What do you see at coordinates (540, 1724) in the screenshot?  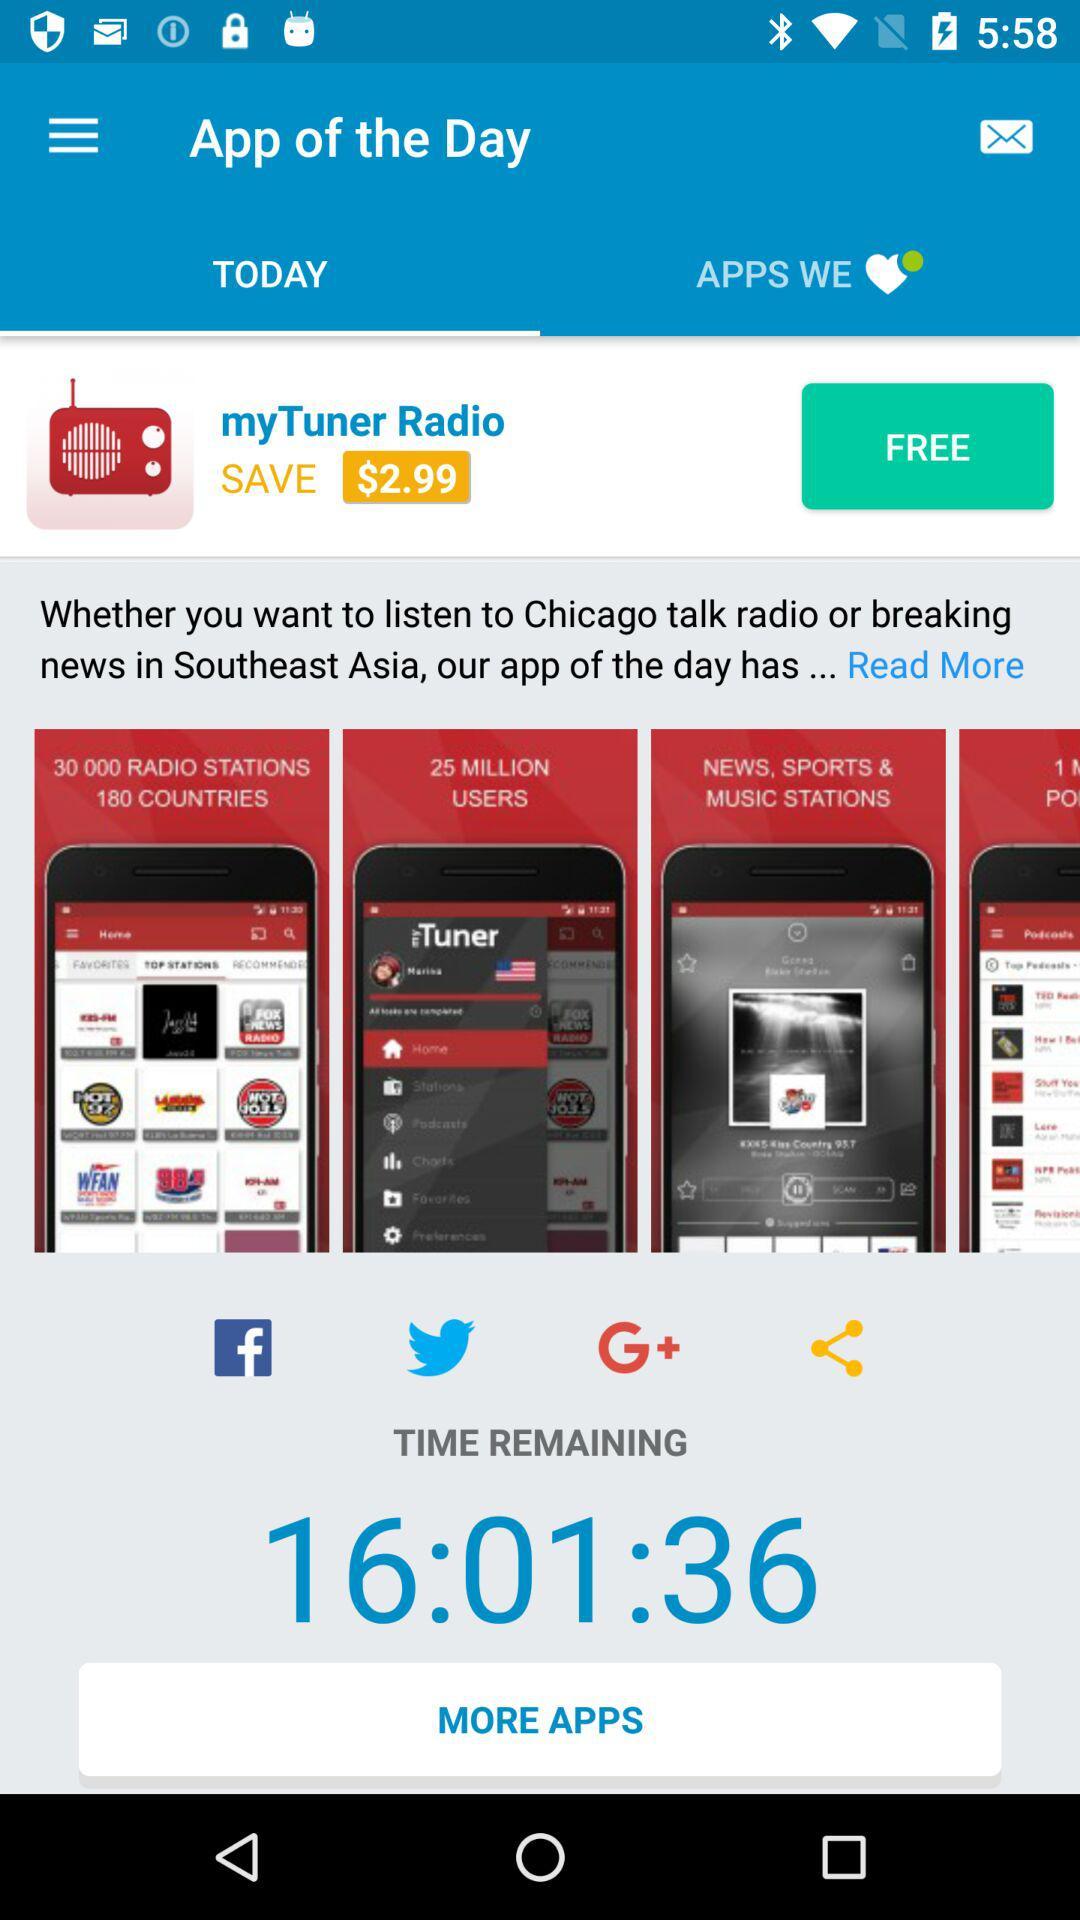 I see `icon below the 16:01:35` at bounding box center [540, 1724].